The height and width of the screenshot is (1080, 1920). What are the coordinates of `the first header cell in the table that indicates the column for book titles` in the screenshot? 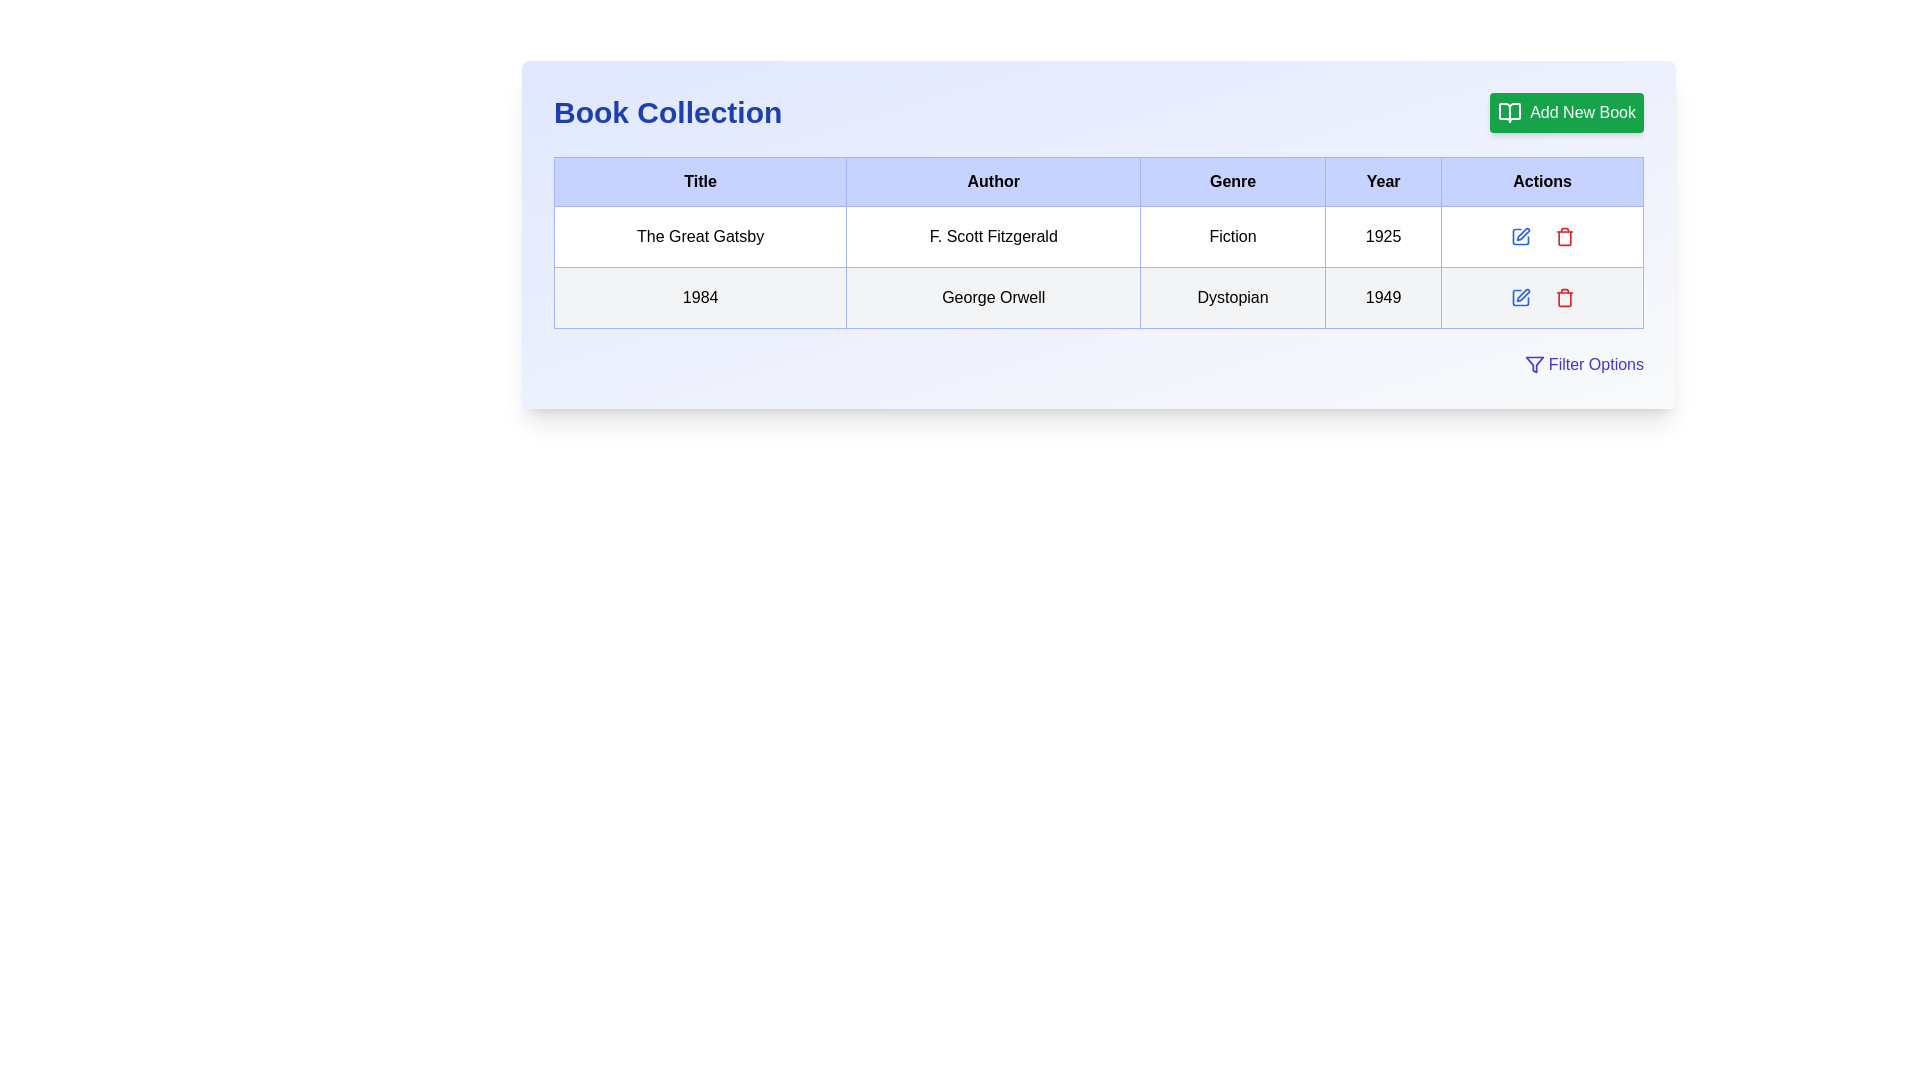 It's located at (700, 181).